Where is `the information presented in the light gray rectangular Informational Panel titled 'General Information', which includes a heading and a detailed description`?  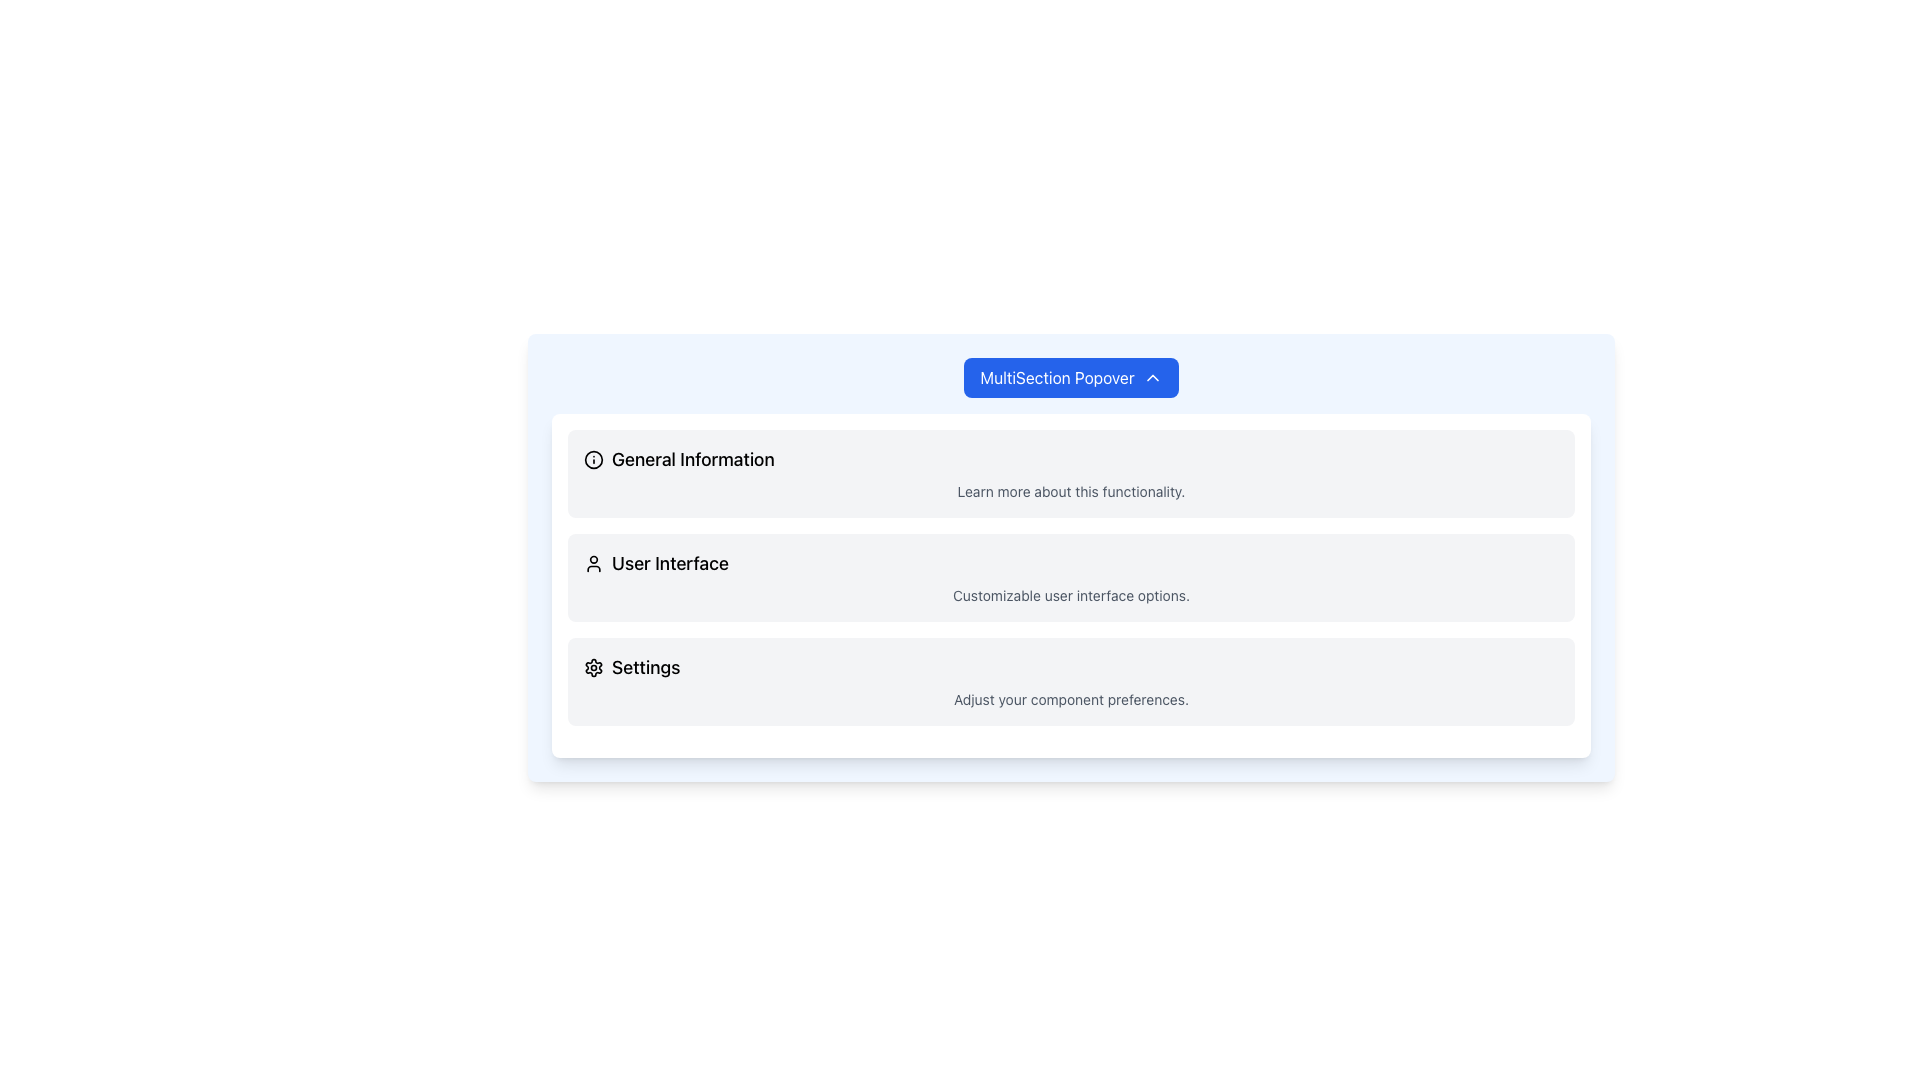 the information presented in the light gray rectangular Informational Panel titled 'General Information', which includes a heading and a detailed description is located at coordinates (1070, 474).